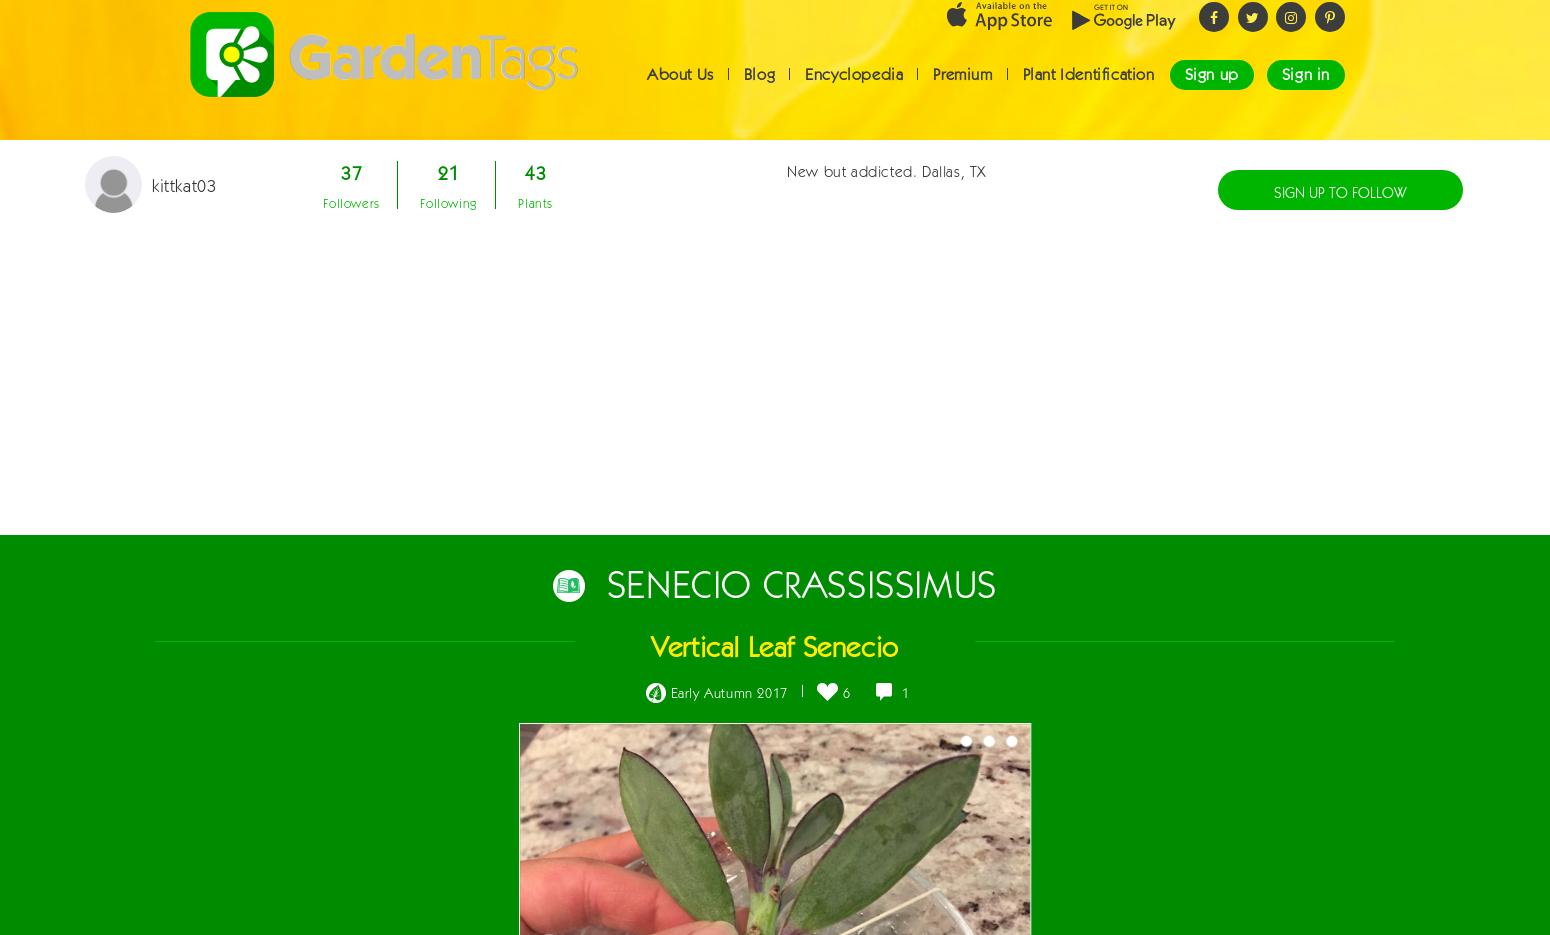  What do you see at coordinates (759, 91) in the screenshot?
I see `'Blog'` at bounding box center [759, 91].